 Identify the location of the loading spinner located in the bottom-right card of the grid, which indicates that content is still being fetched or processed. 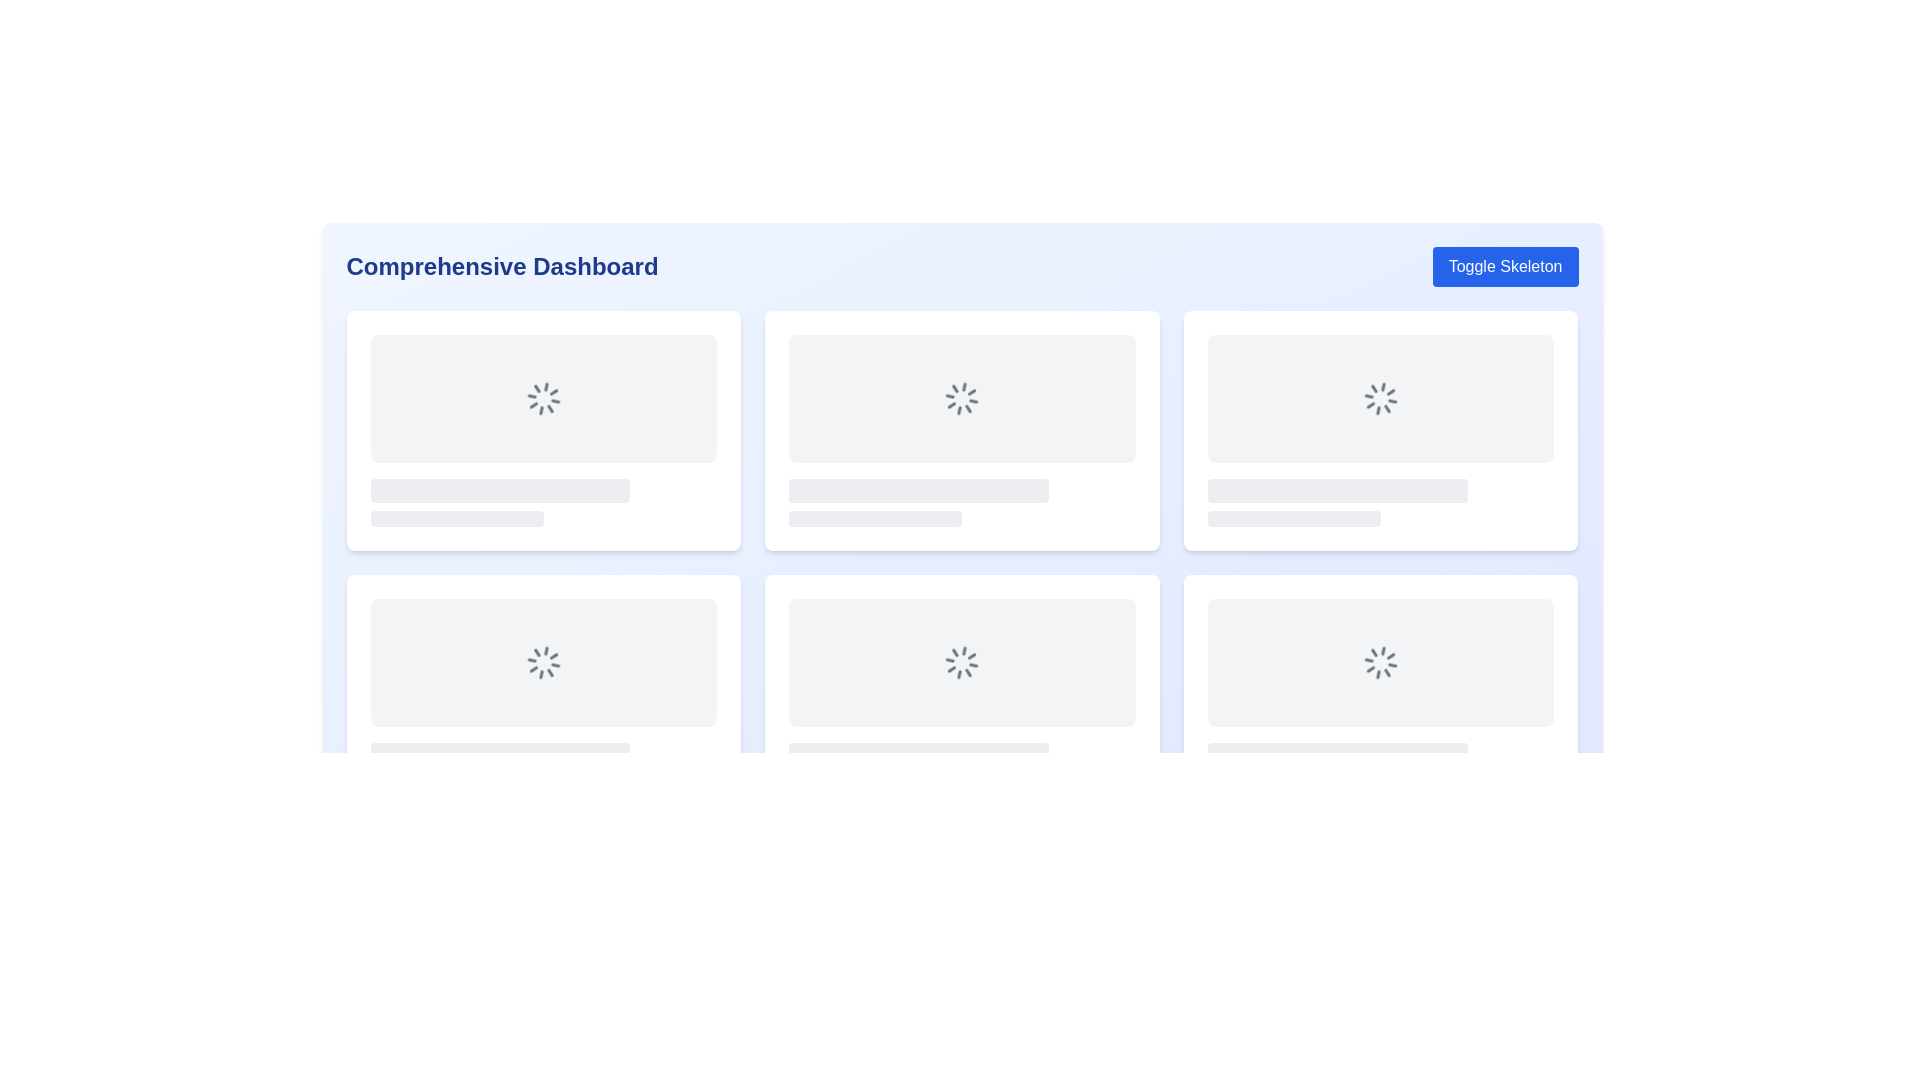
(1380, 663).